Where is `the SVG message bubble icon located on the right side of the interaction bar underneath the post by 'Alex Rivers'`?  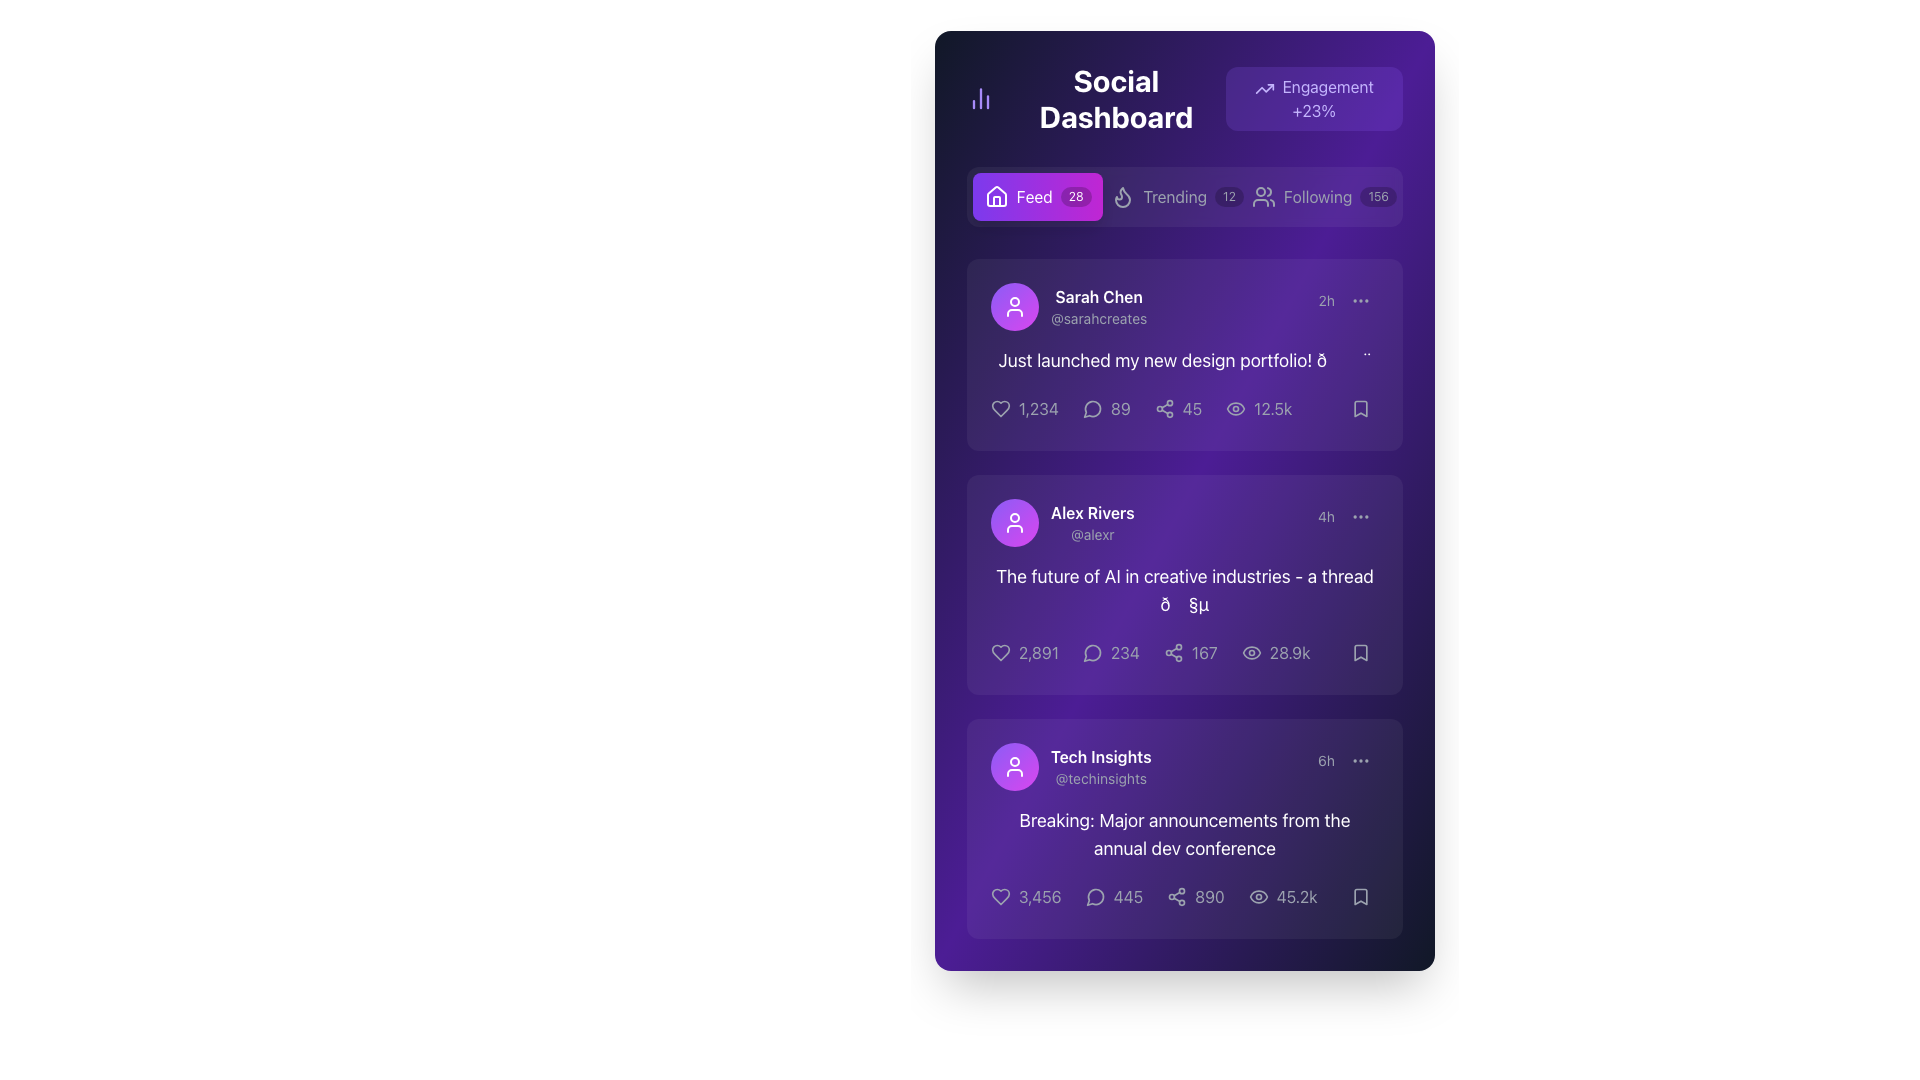
the SVG message bubble icon located on the right side of the interaction bar underneath the post by 'Alex Rivers' is located at coordinates (1091, 652).